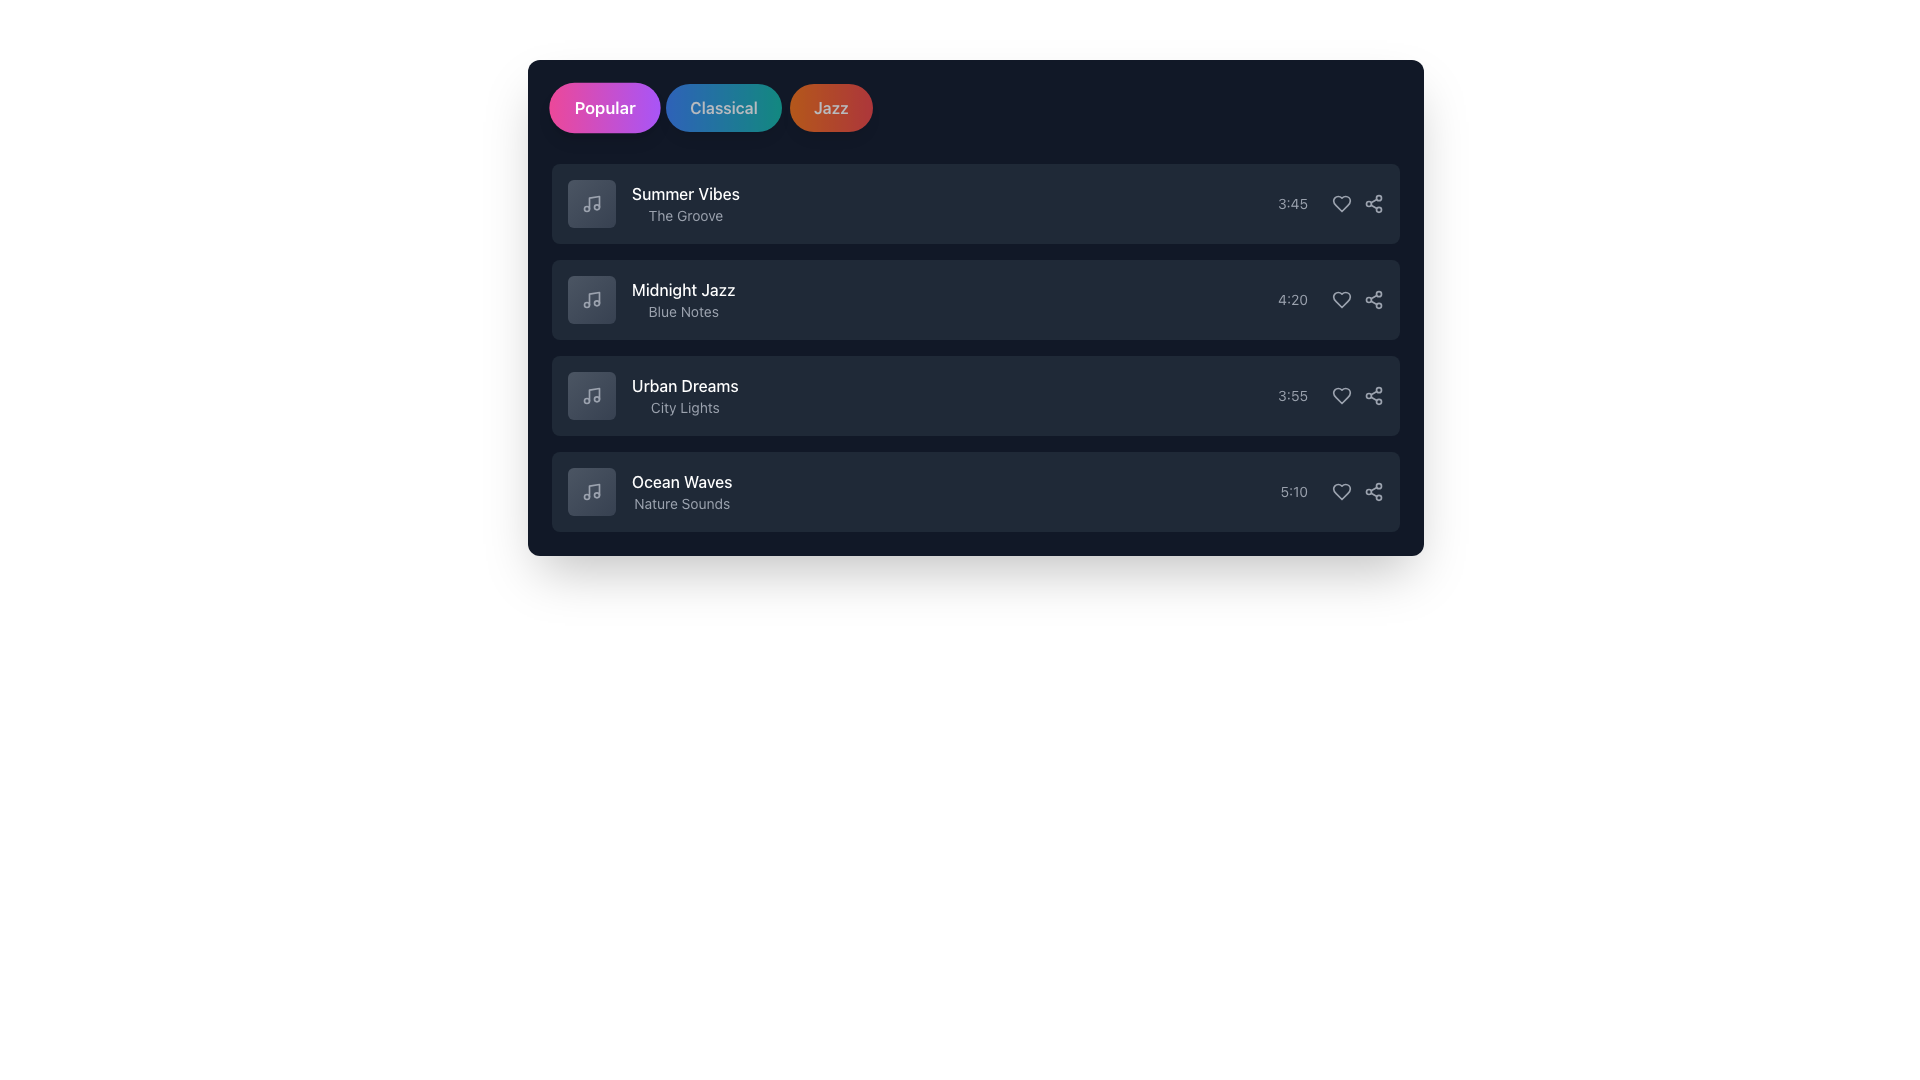 This screenshot has height=1080, width=1920. I want to click on the list entry containing the music icon and text titled 'Midnight Jazz', so click(651, 300).